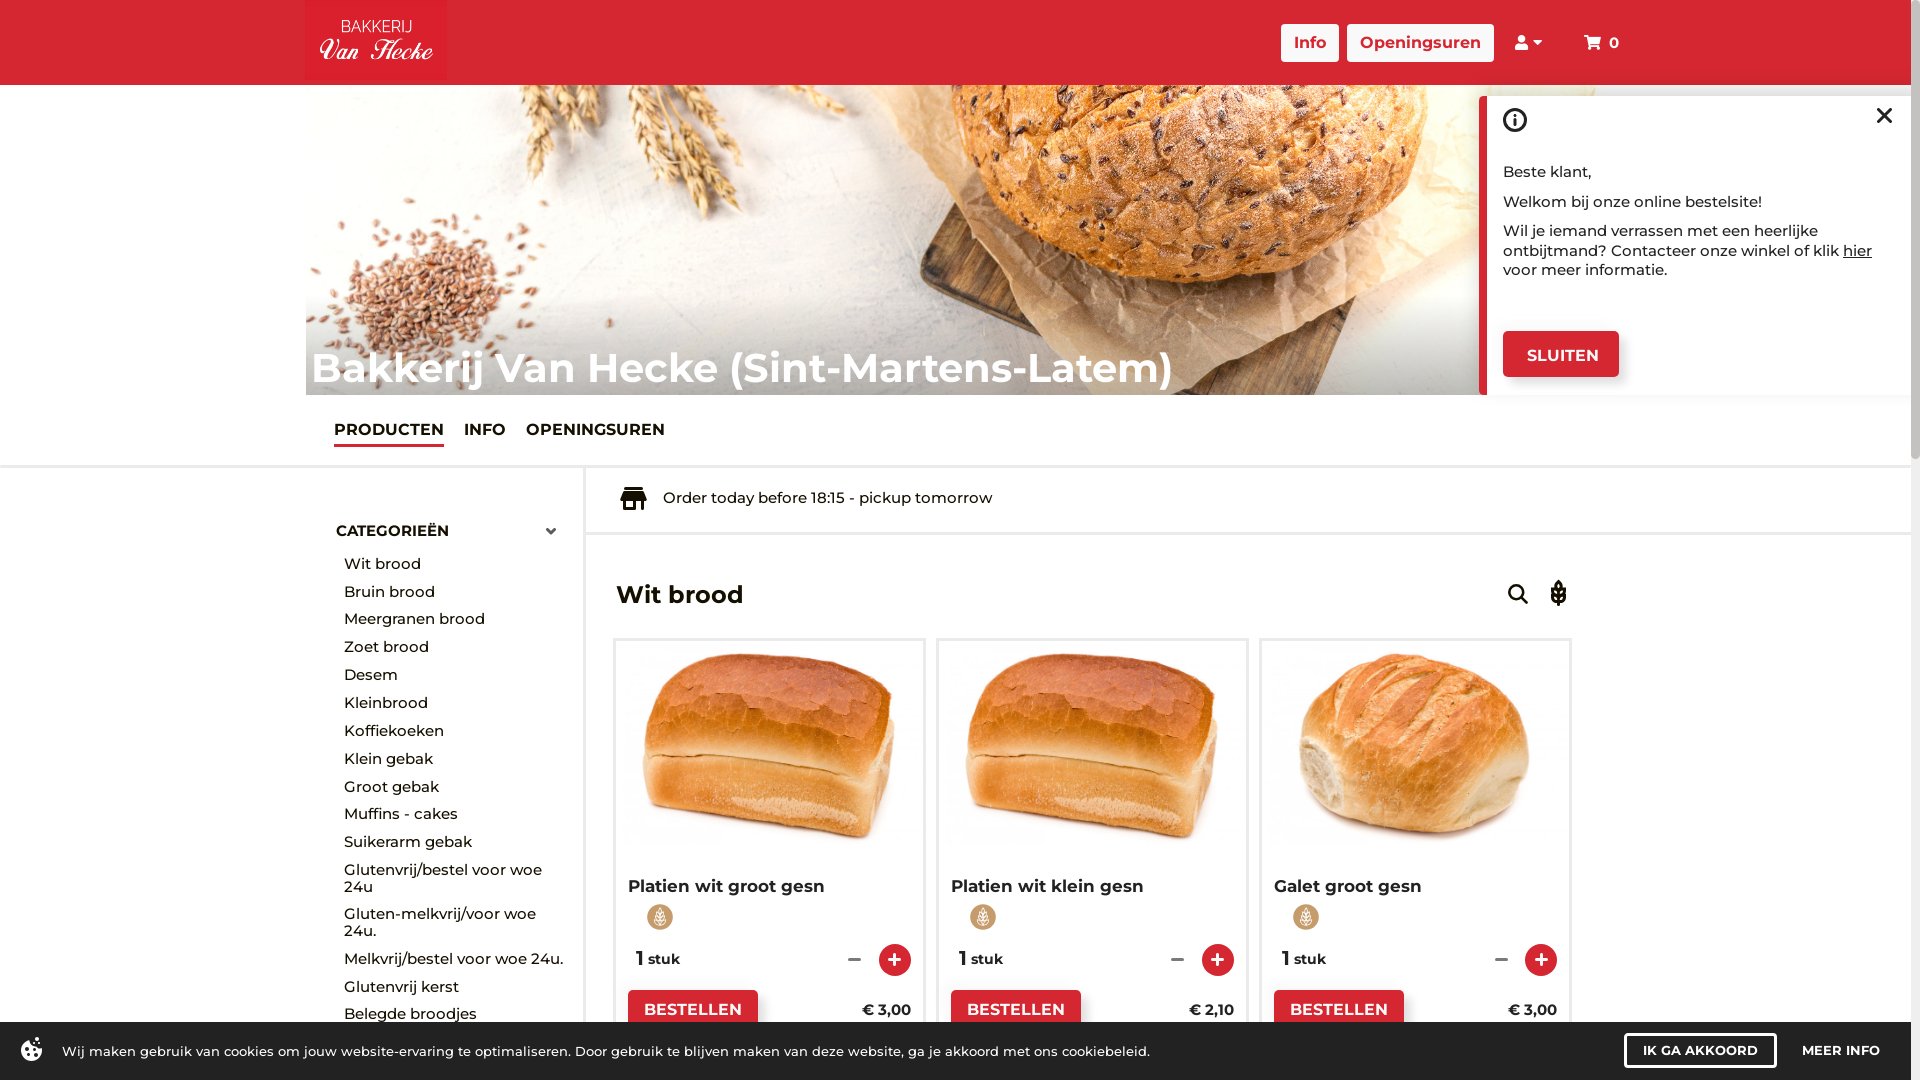  I want to click on 'Info', so click(1333, 42).